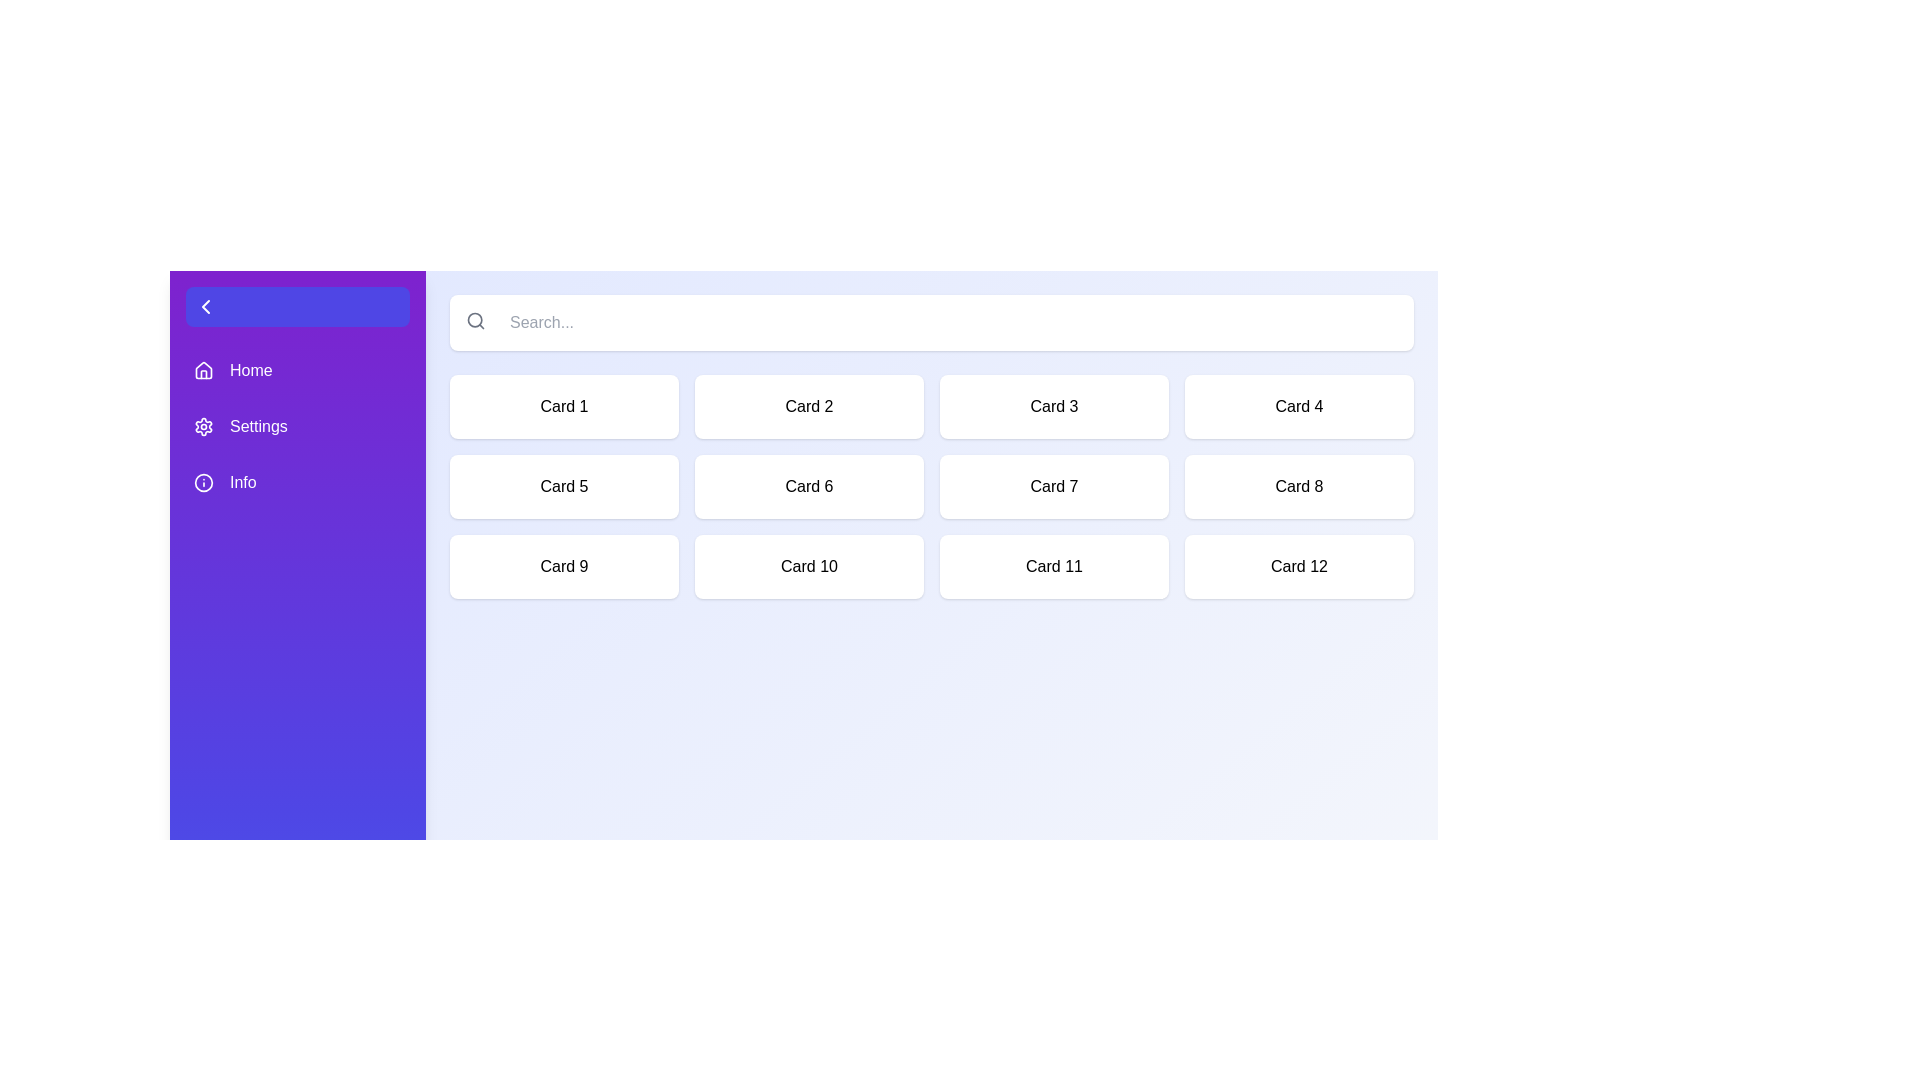 Image resolution: width=1920 pixels, height=1080 pixels. What do you see at coordinates (296, 482) in the screenshot?
I see `the navigation item Info` at bounding box center [296, 482].